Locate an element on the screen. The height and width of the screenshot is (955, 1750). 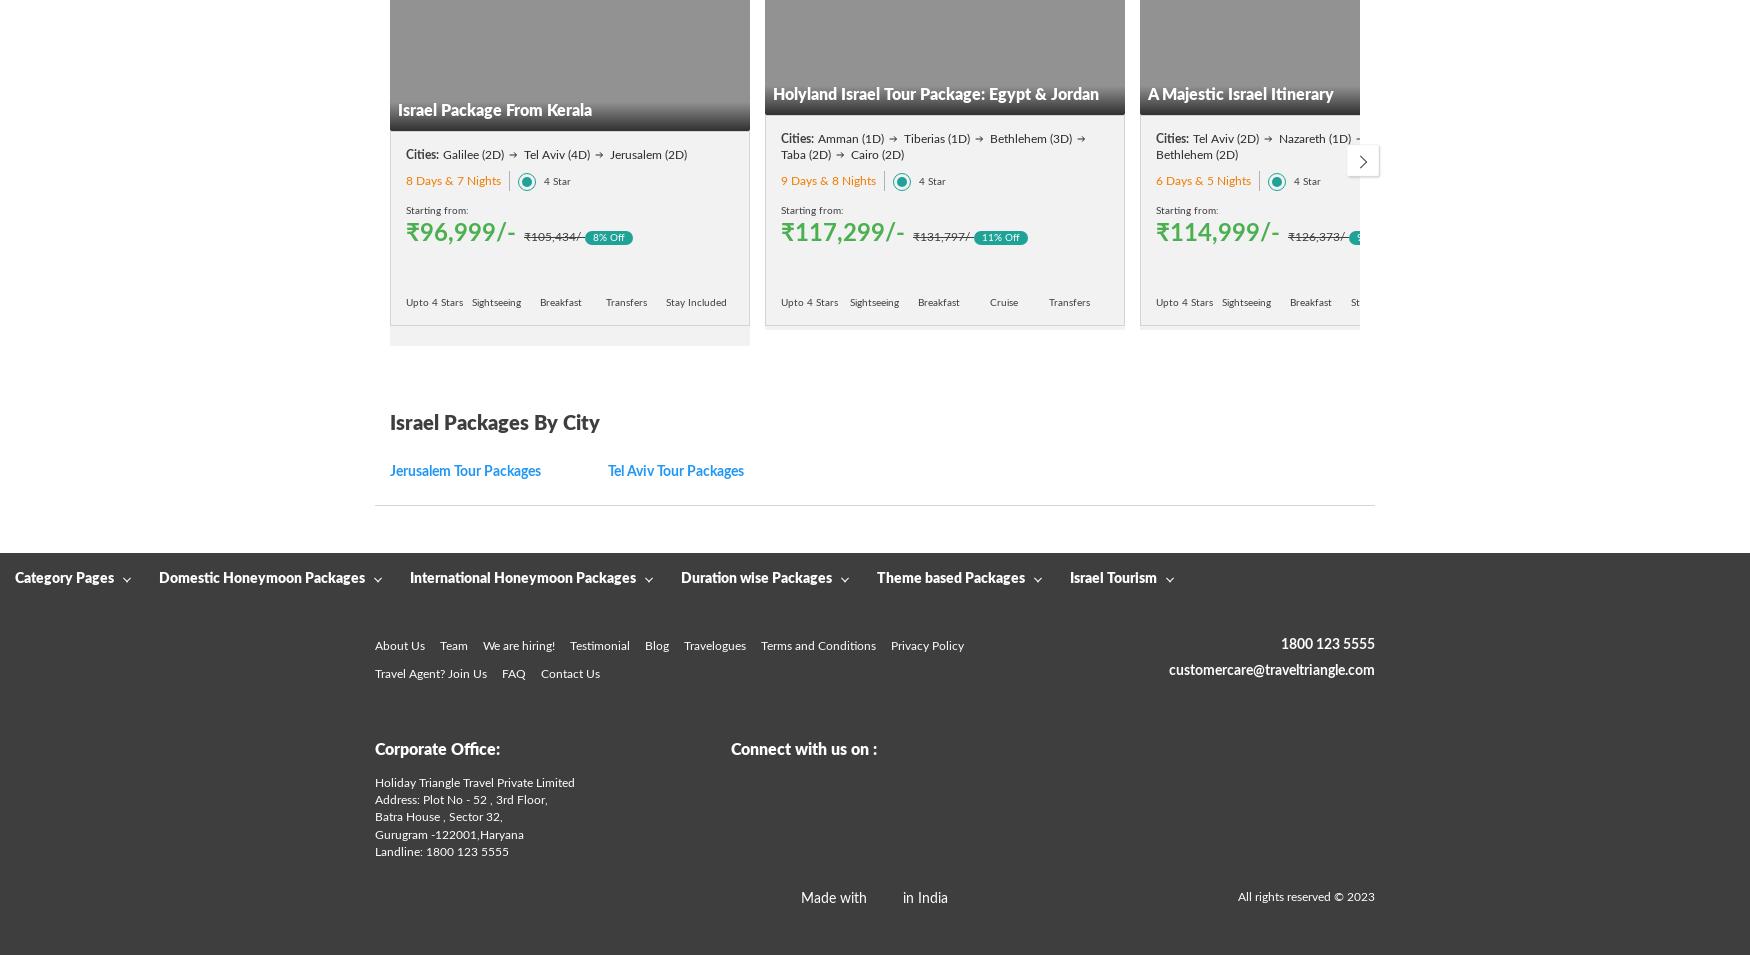
'Address: Plot No - 52 ,  3rd Floor,' is located at coordinates (461, 800).